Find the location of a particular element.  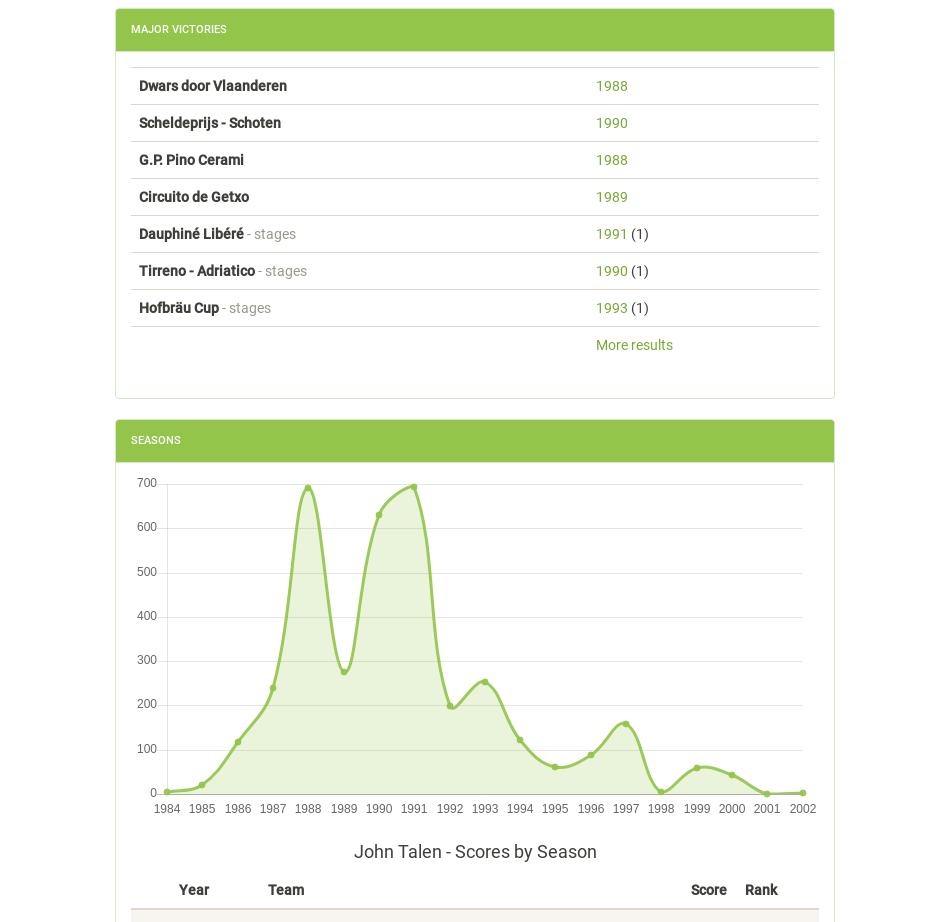

'Dwars door Vlaanderen' is located at coordinates (138, 86).